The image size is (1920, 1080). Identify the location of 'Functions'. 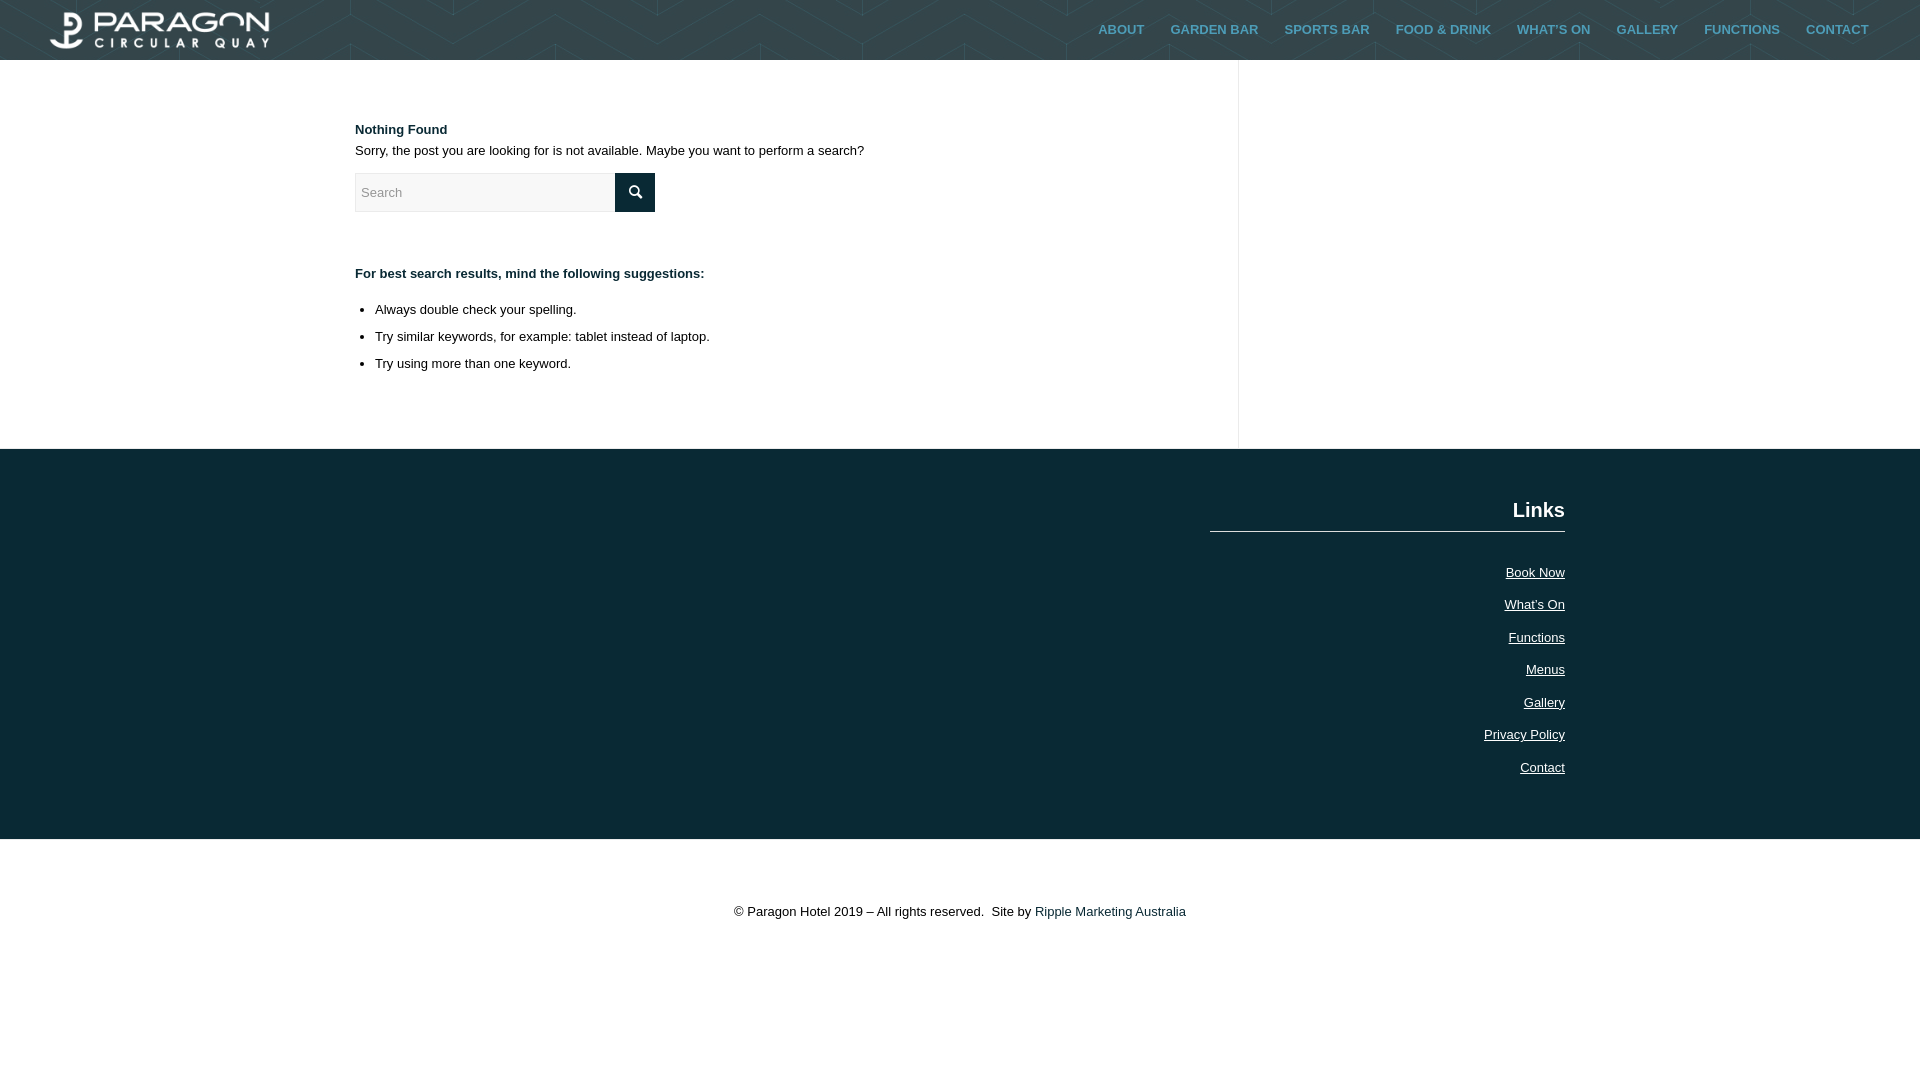
(1508, 637).